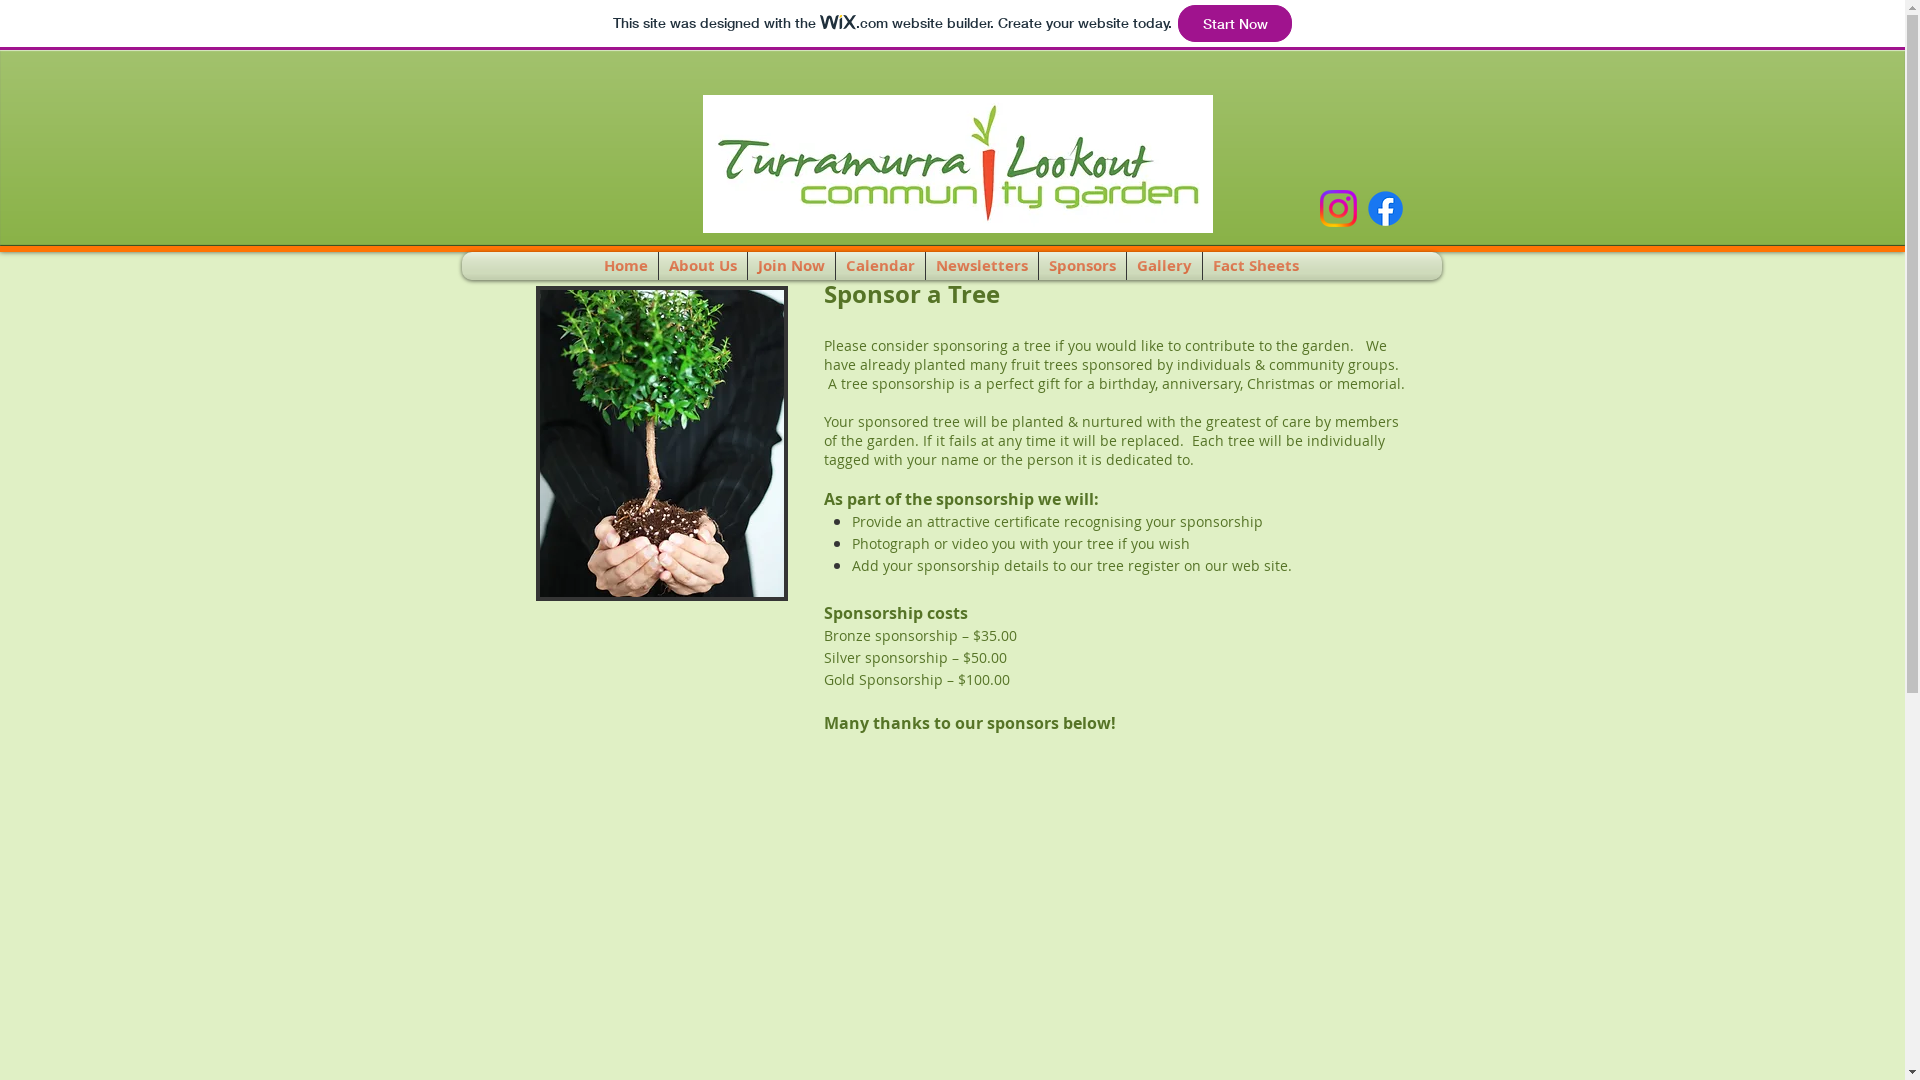  I want to click on 'Sponsors', so click(1081, 265).